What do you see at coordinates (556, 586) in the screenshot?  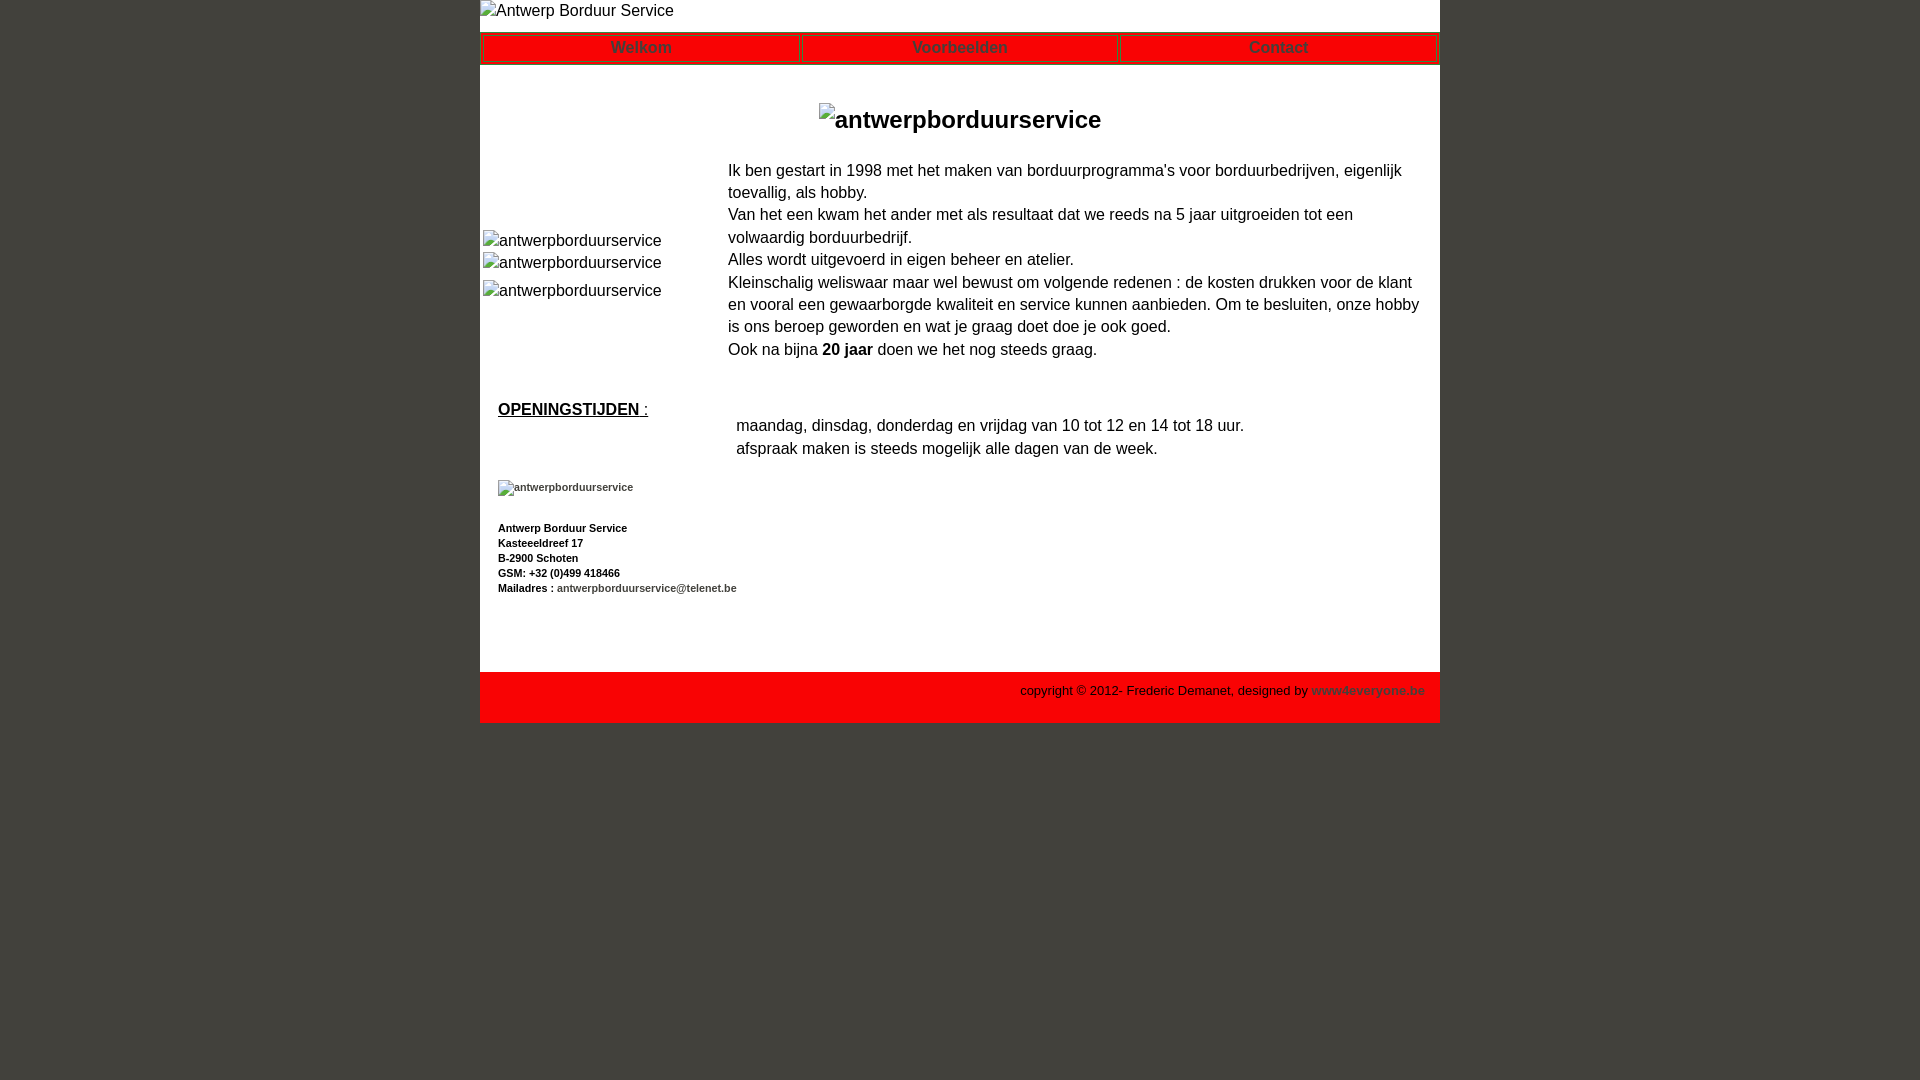 I see `'antwerpborduurservice@telenet.be'` at bounding box center [556, 586].